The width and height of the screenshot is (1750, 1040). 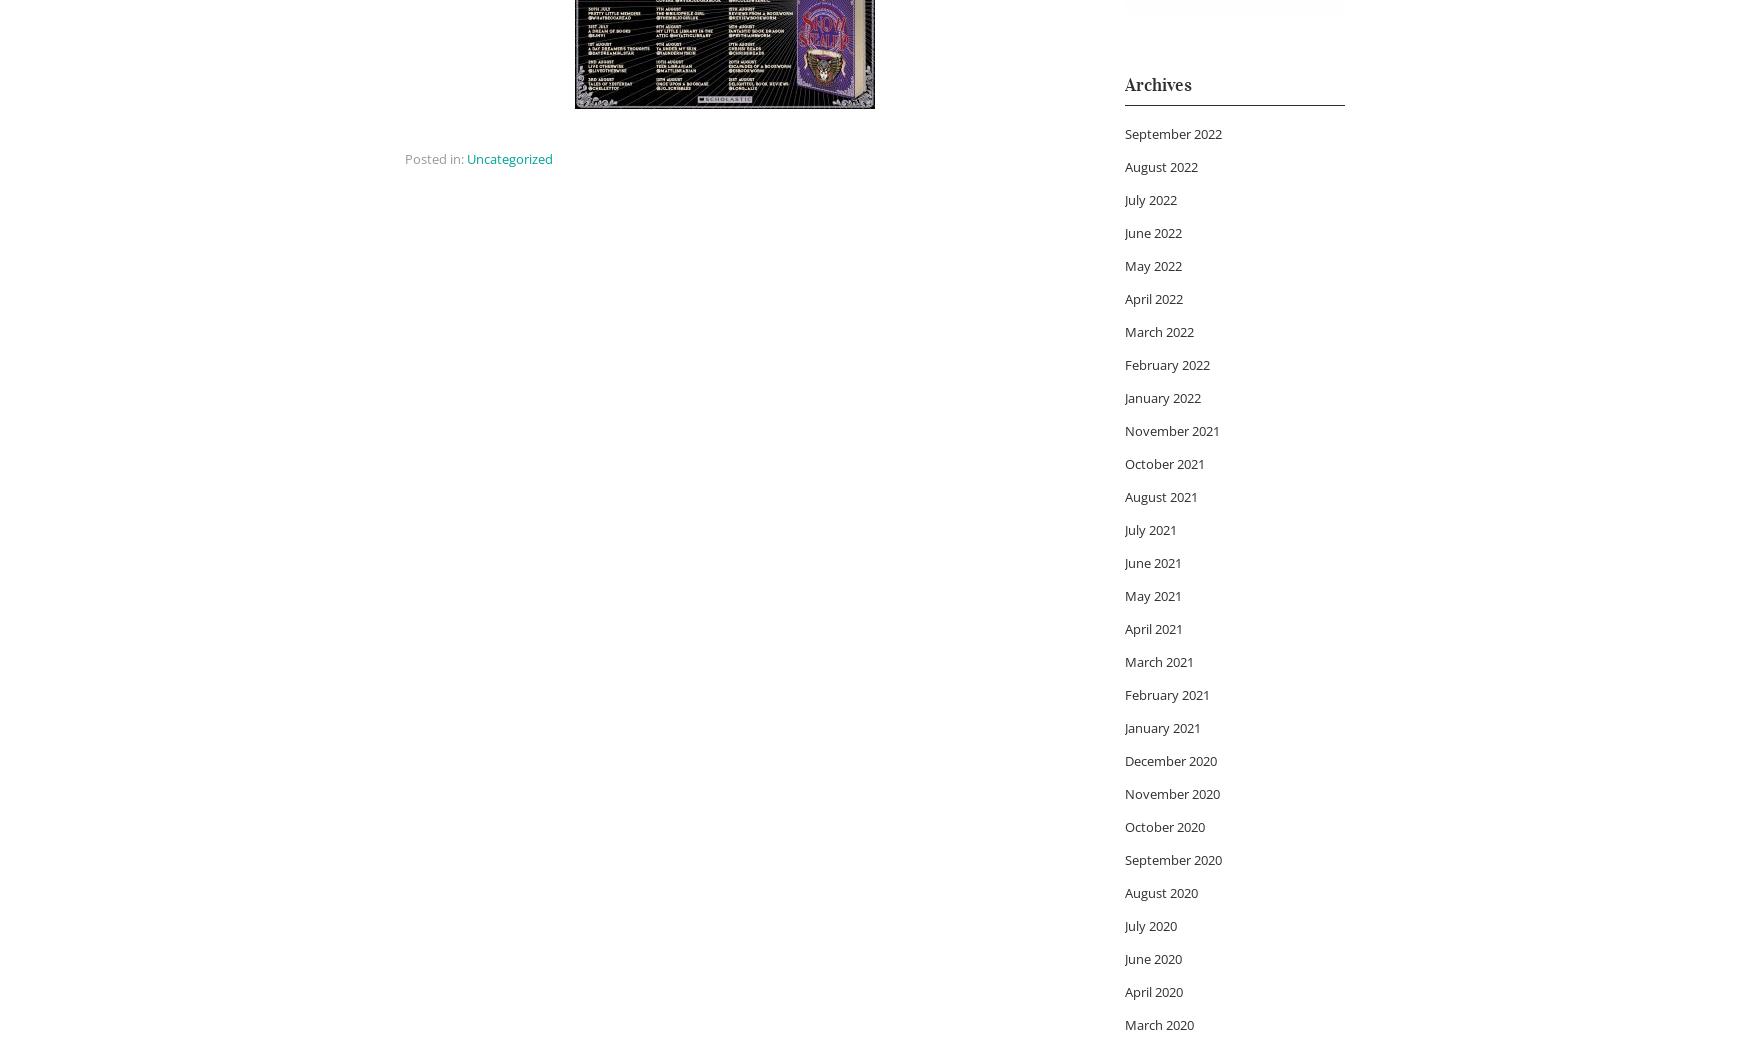 What do you see at coordinates (1152, 593) in the screenshot?
I see `'May 2021'` at bounding box center [1152, 593].